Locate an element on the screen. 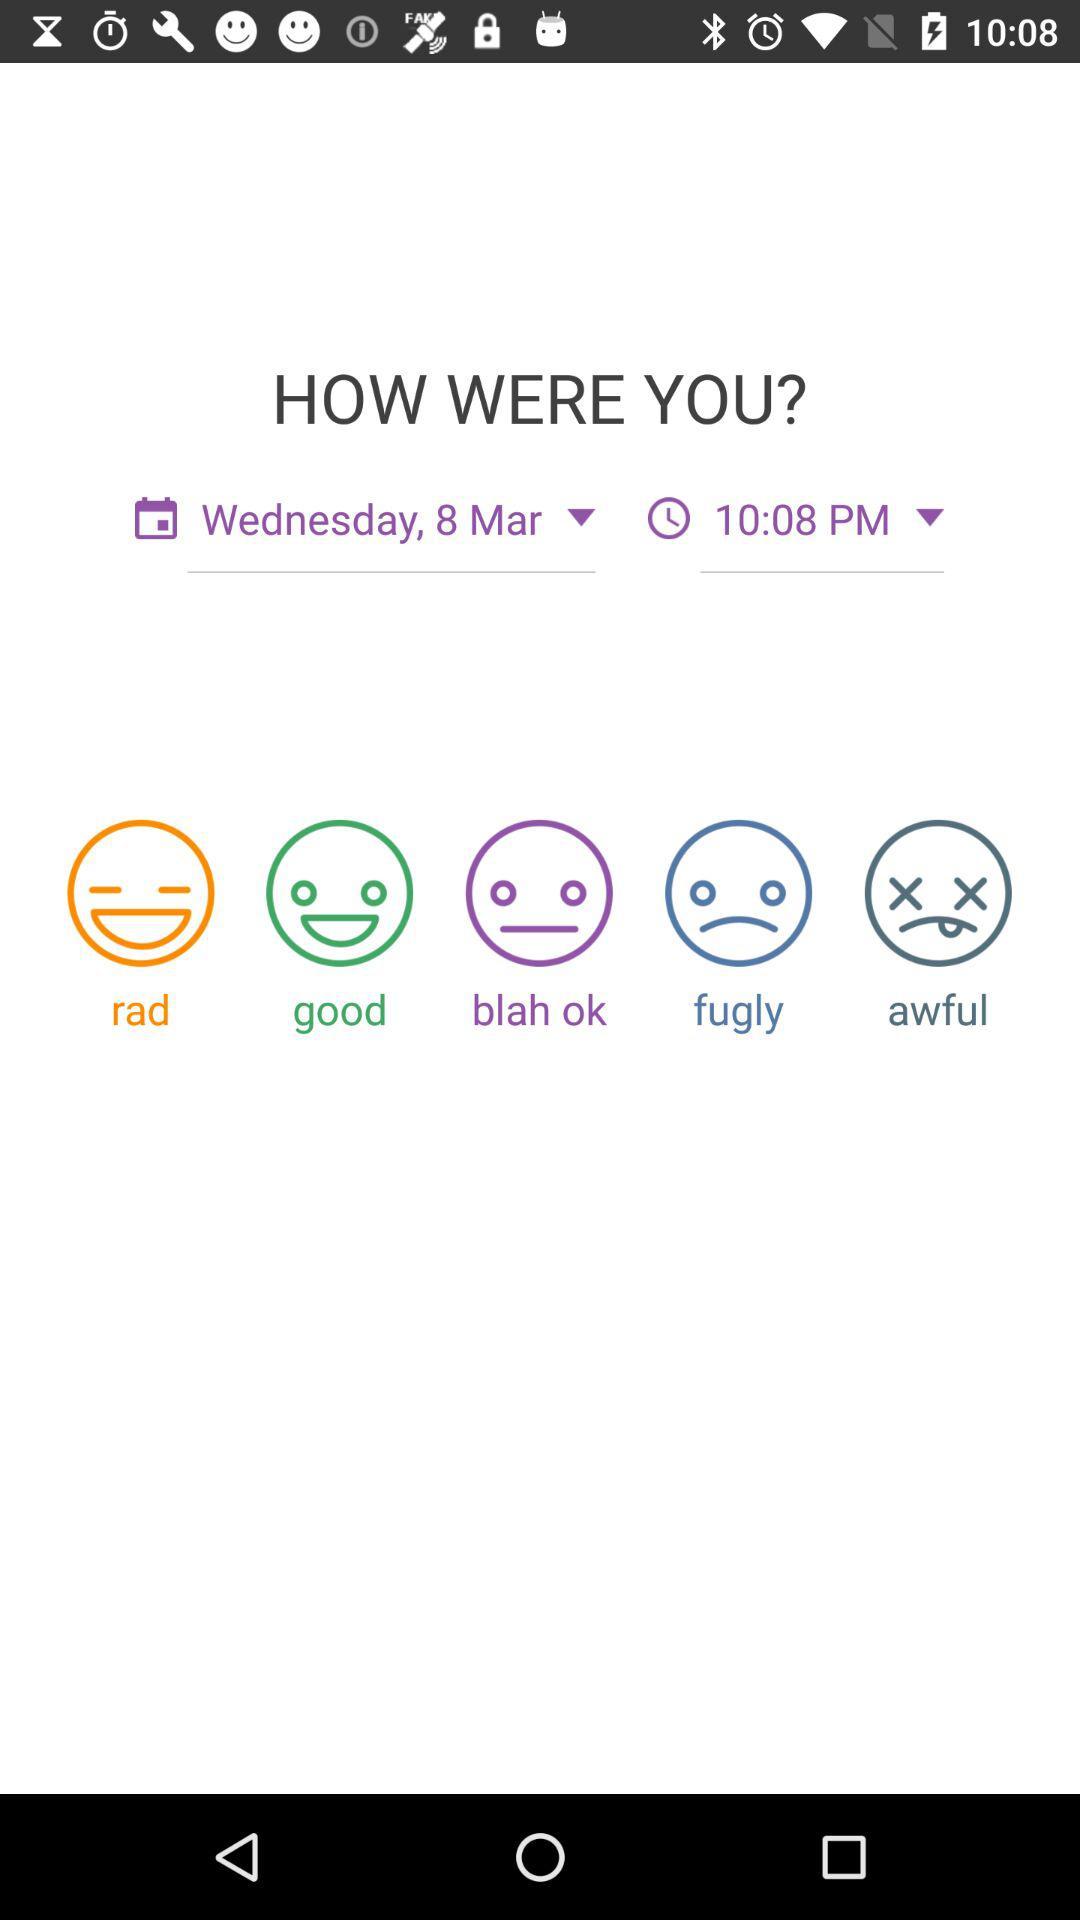 The image size is (1080, 1920). modify time is located at coordinates (668, 518).